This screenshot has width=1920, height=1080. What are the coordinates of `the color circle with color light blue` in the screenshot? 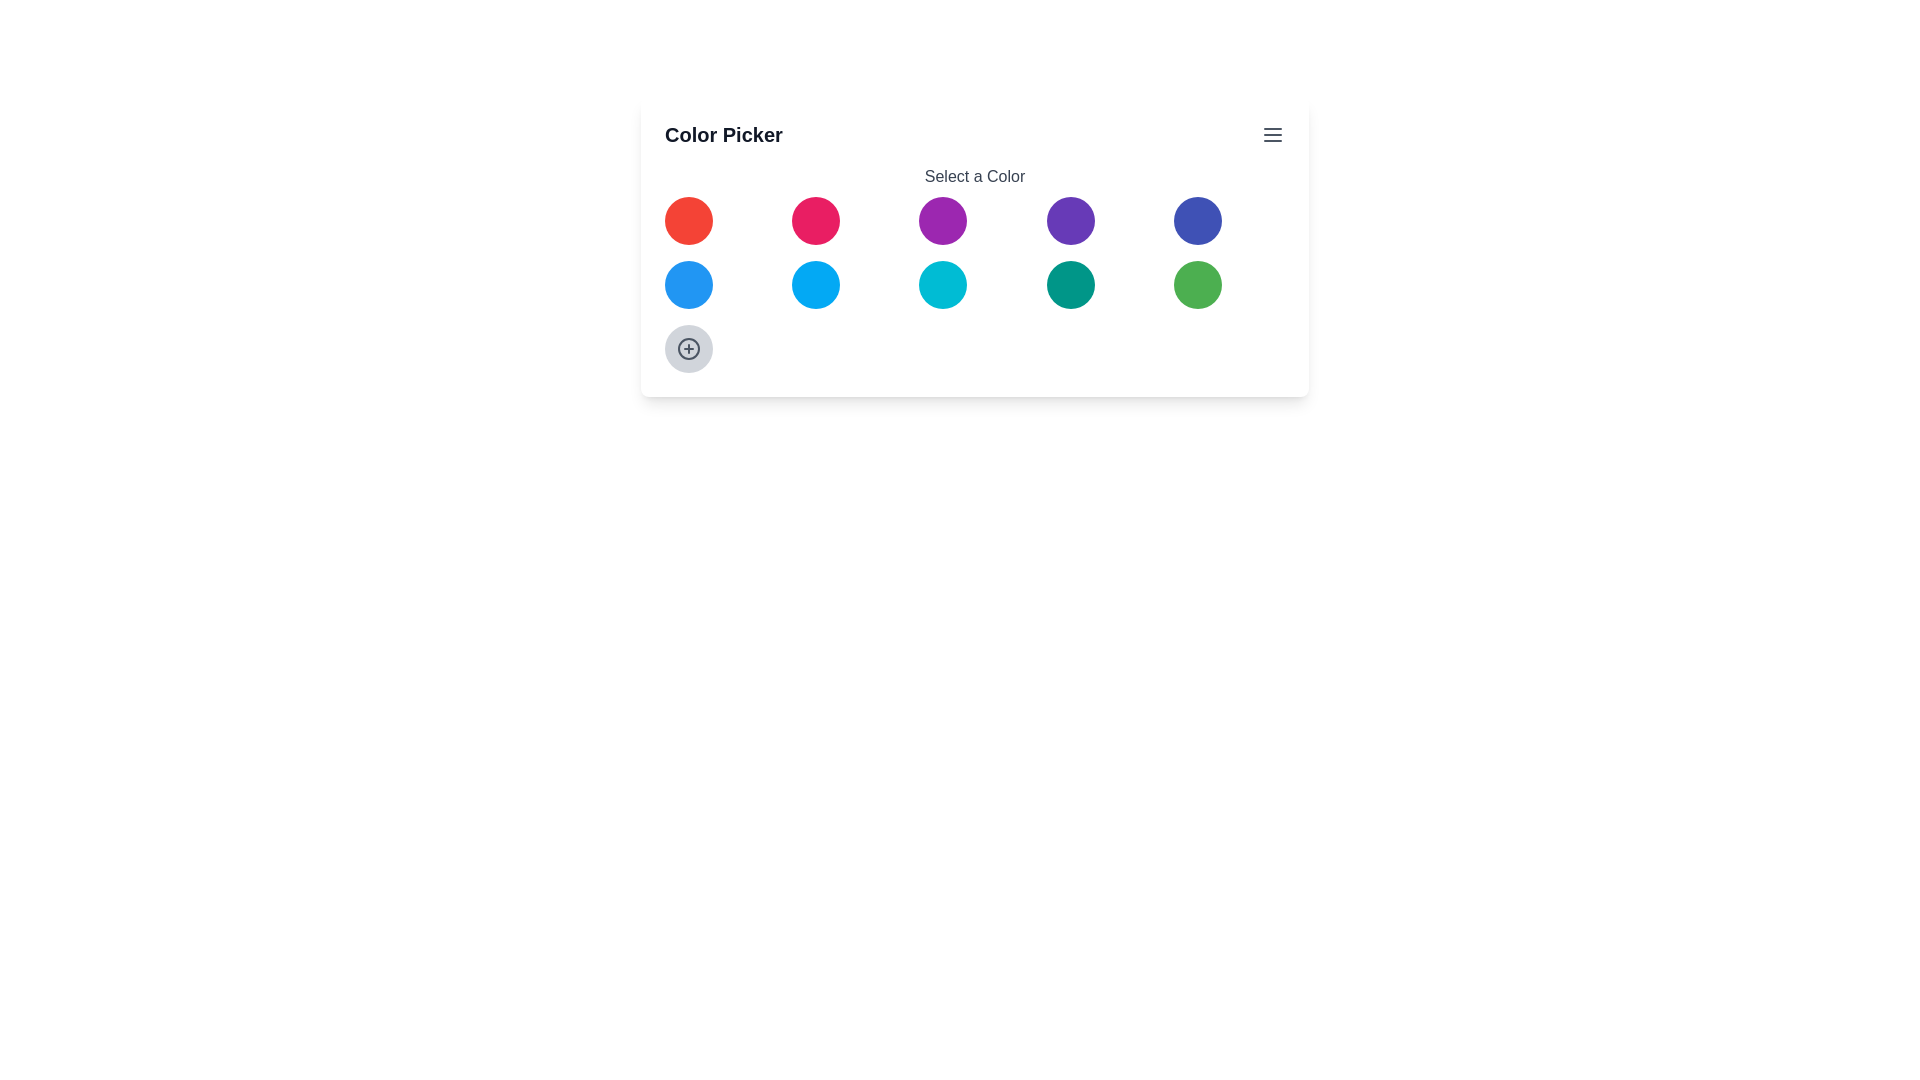 It's located at (816, 285).